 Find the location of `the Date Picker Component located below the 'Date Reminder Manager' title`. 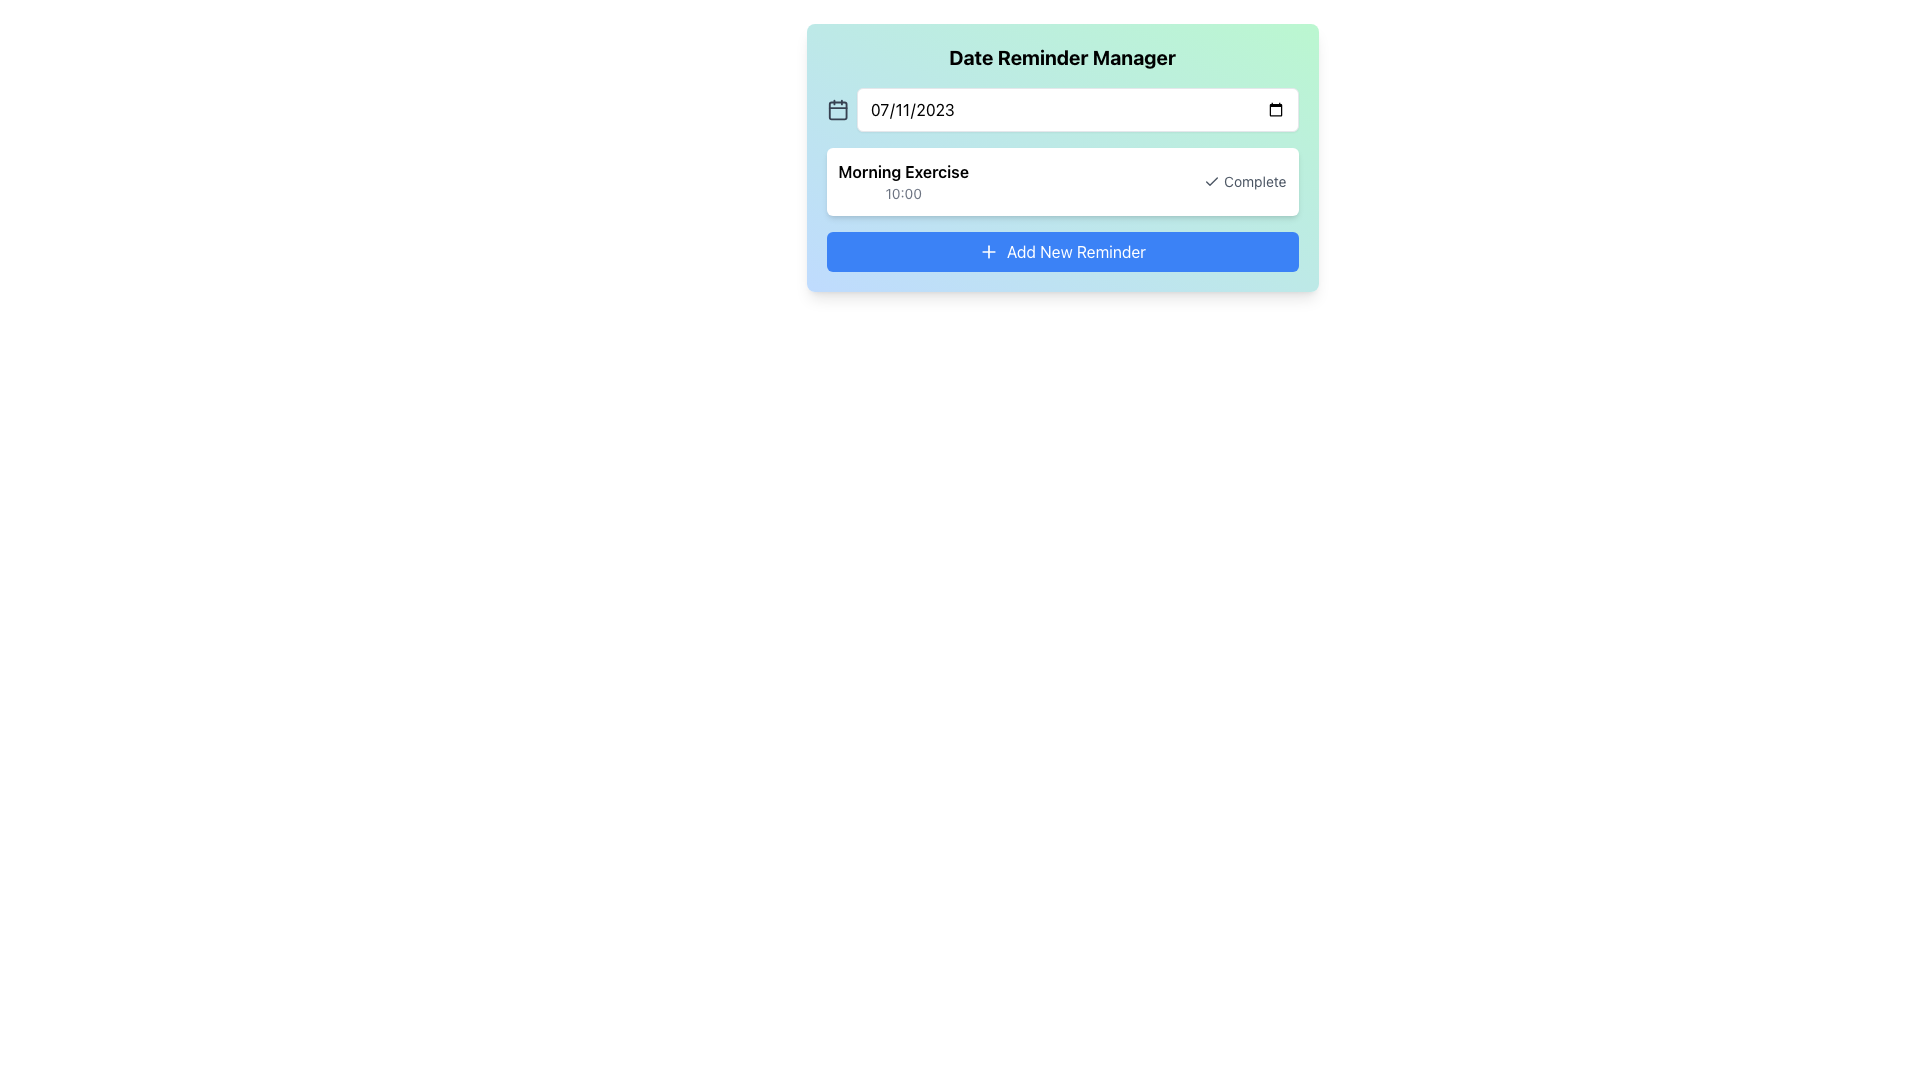

the Date Picker Component located below the 'Date Reminder Manager' title is located at coordinates (1061, 110).